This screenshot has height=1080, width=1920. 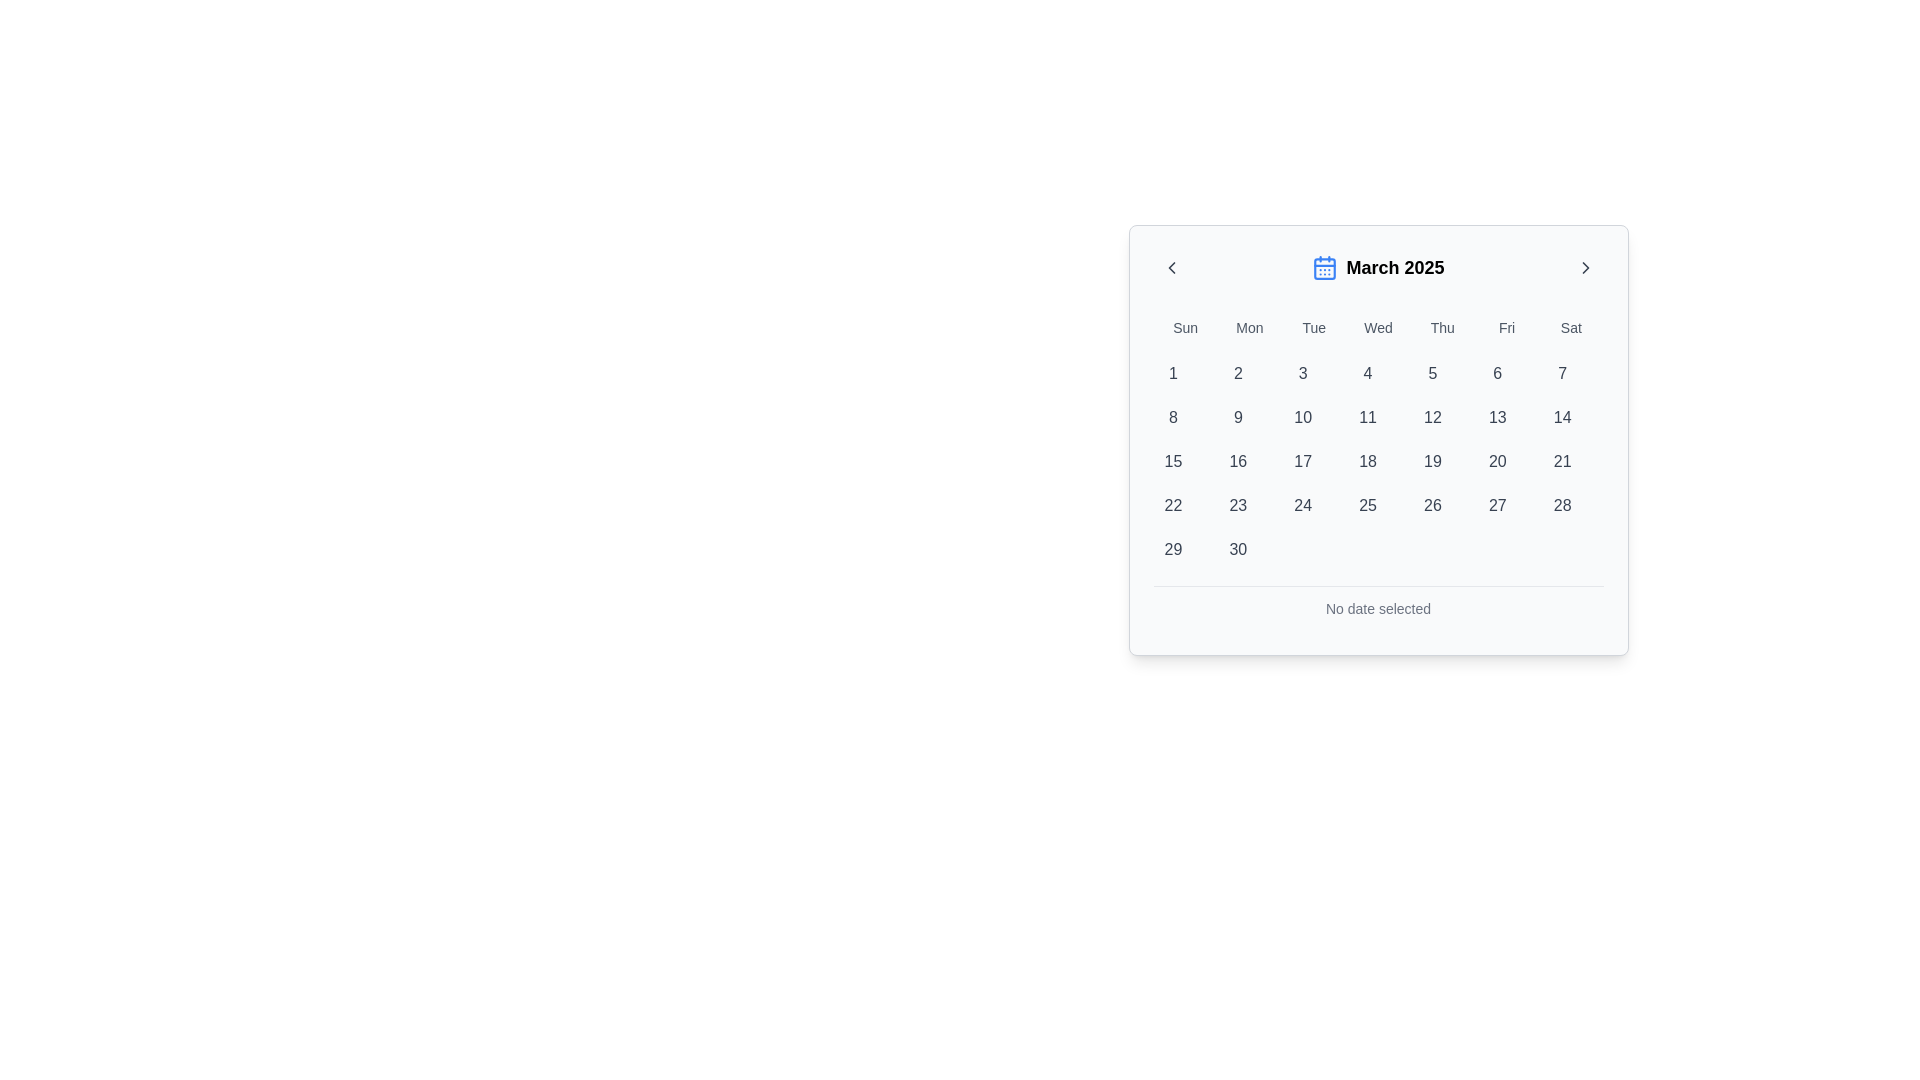 I want to click on the button representing the 8th day of the month in the calendar, so click(x=1173, y=416).